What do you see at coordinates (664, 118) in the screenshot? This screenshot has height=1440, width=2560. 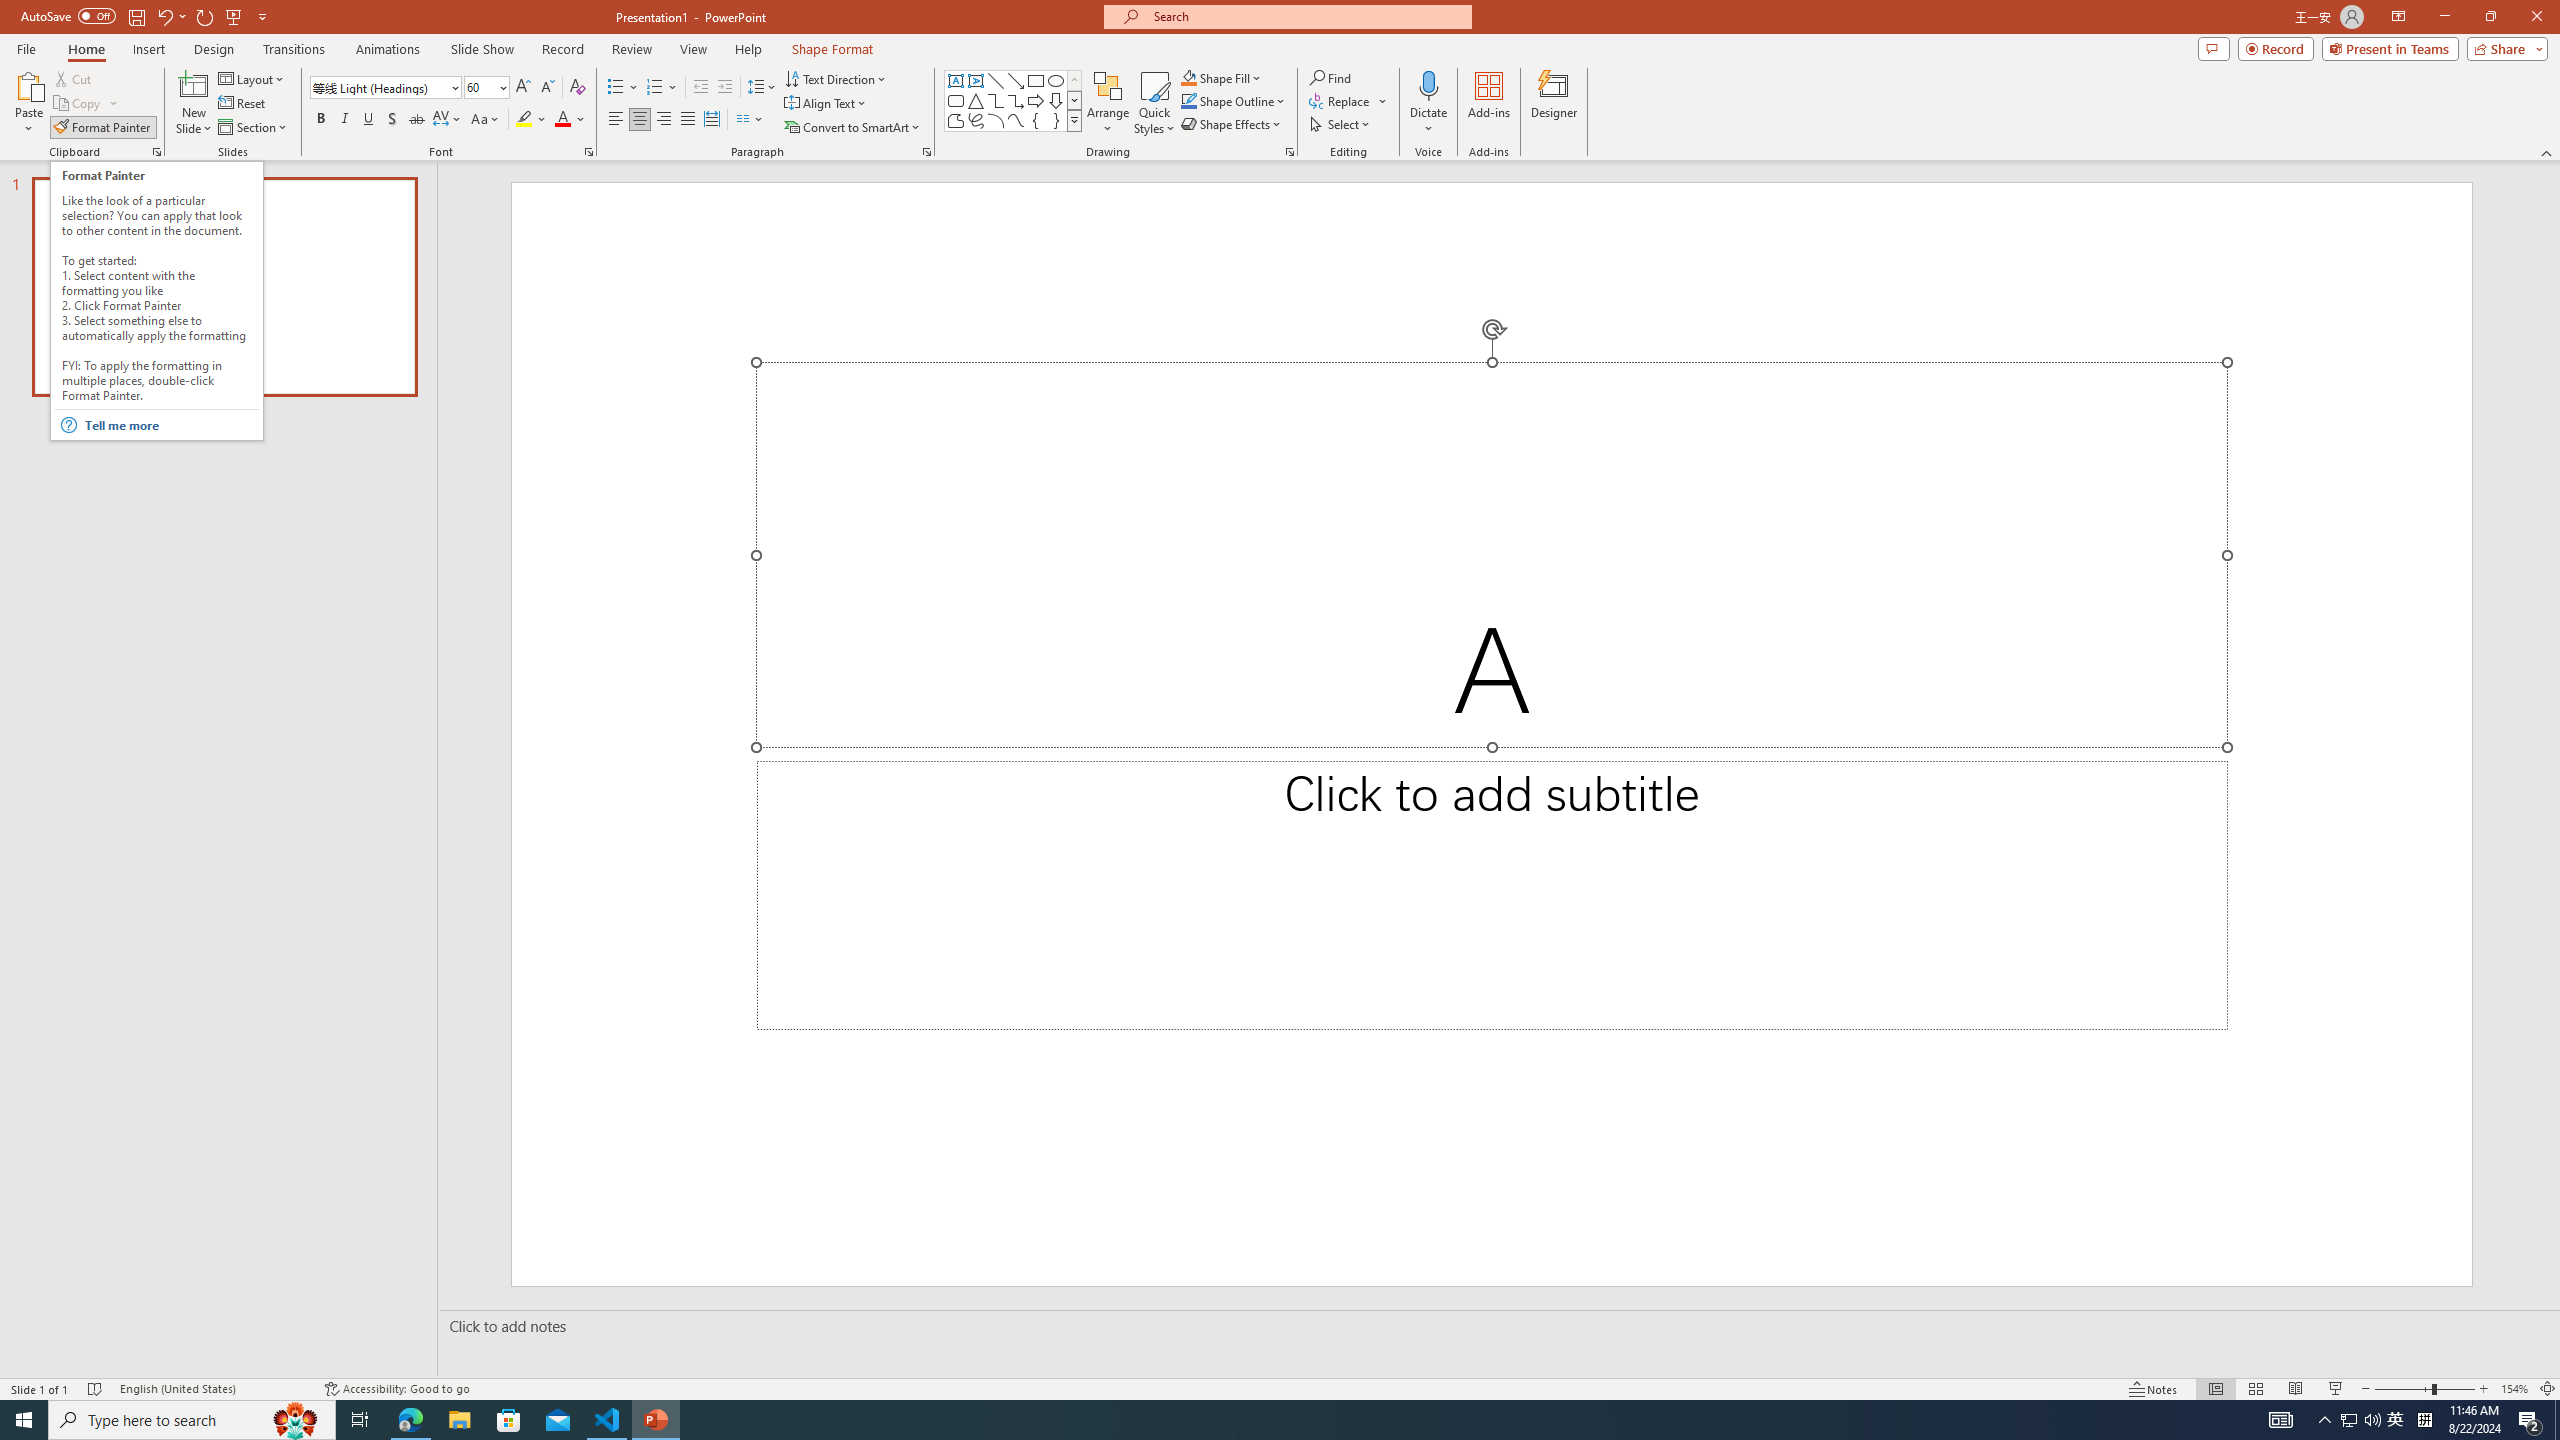 I see `'Align Right'` at bounding box center [664, 118].